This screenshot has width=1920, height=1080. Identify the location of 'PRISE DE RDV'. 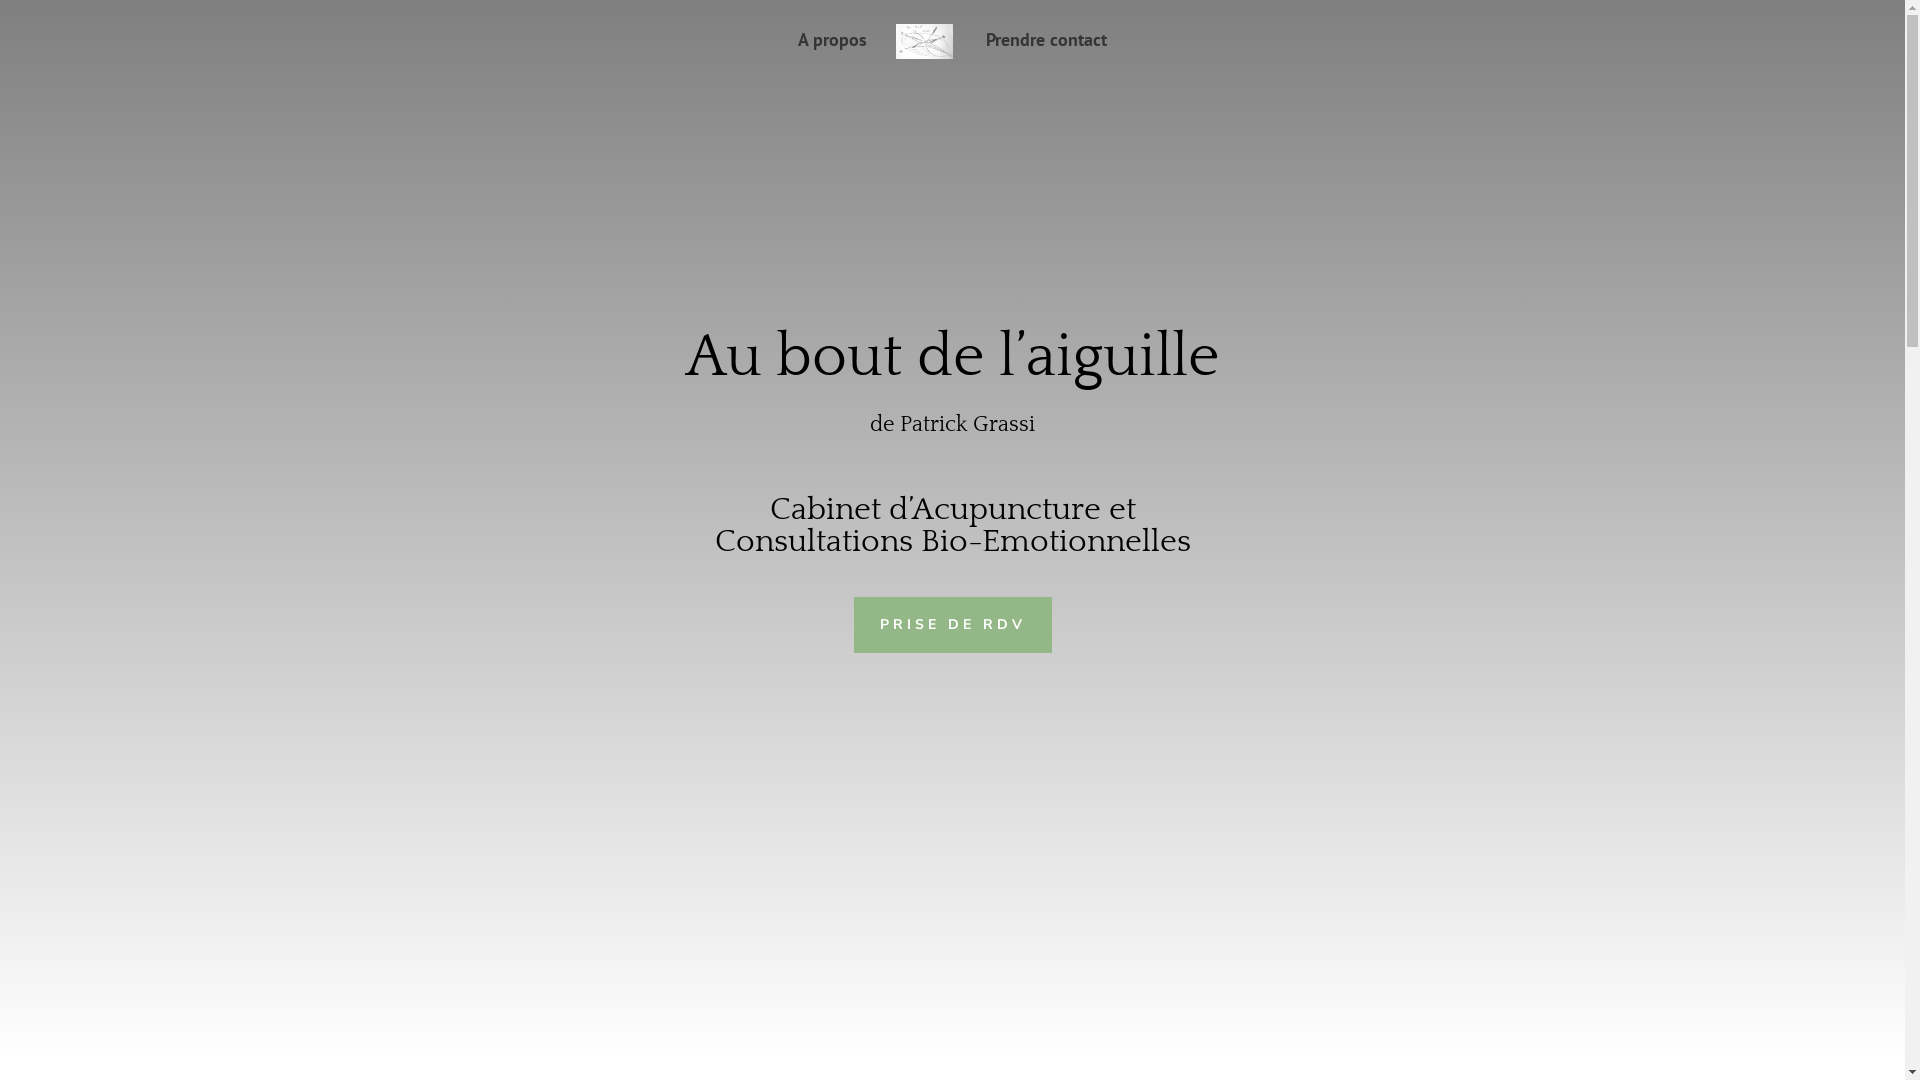
(952, 623).